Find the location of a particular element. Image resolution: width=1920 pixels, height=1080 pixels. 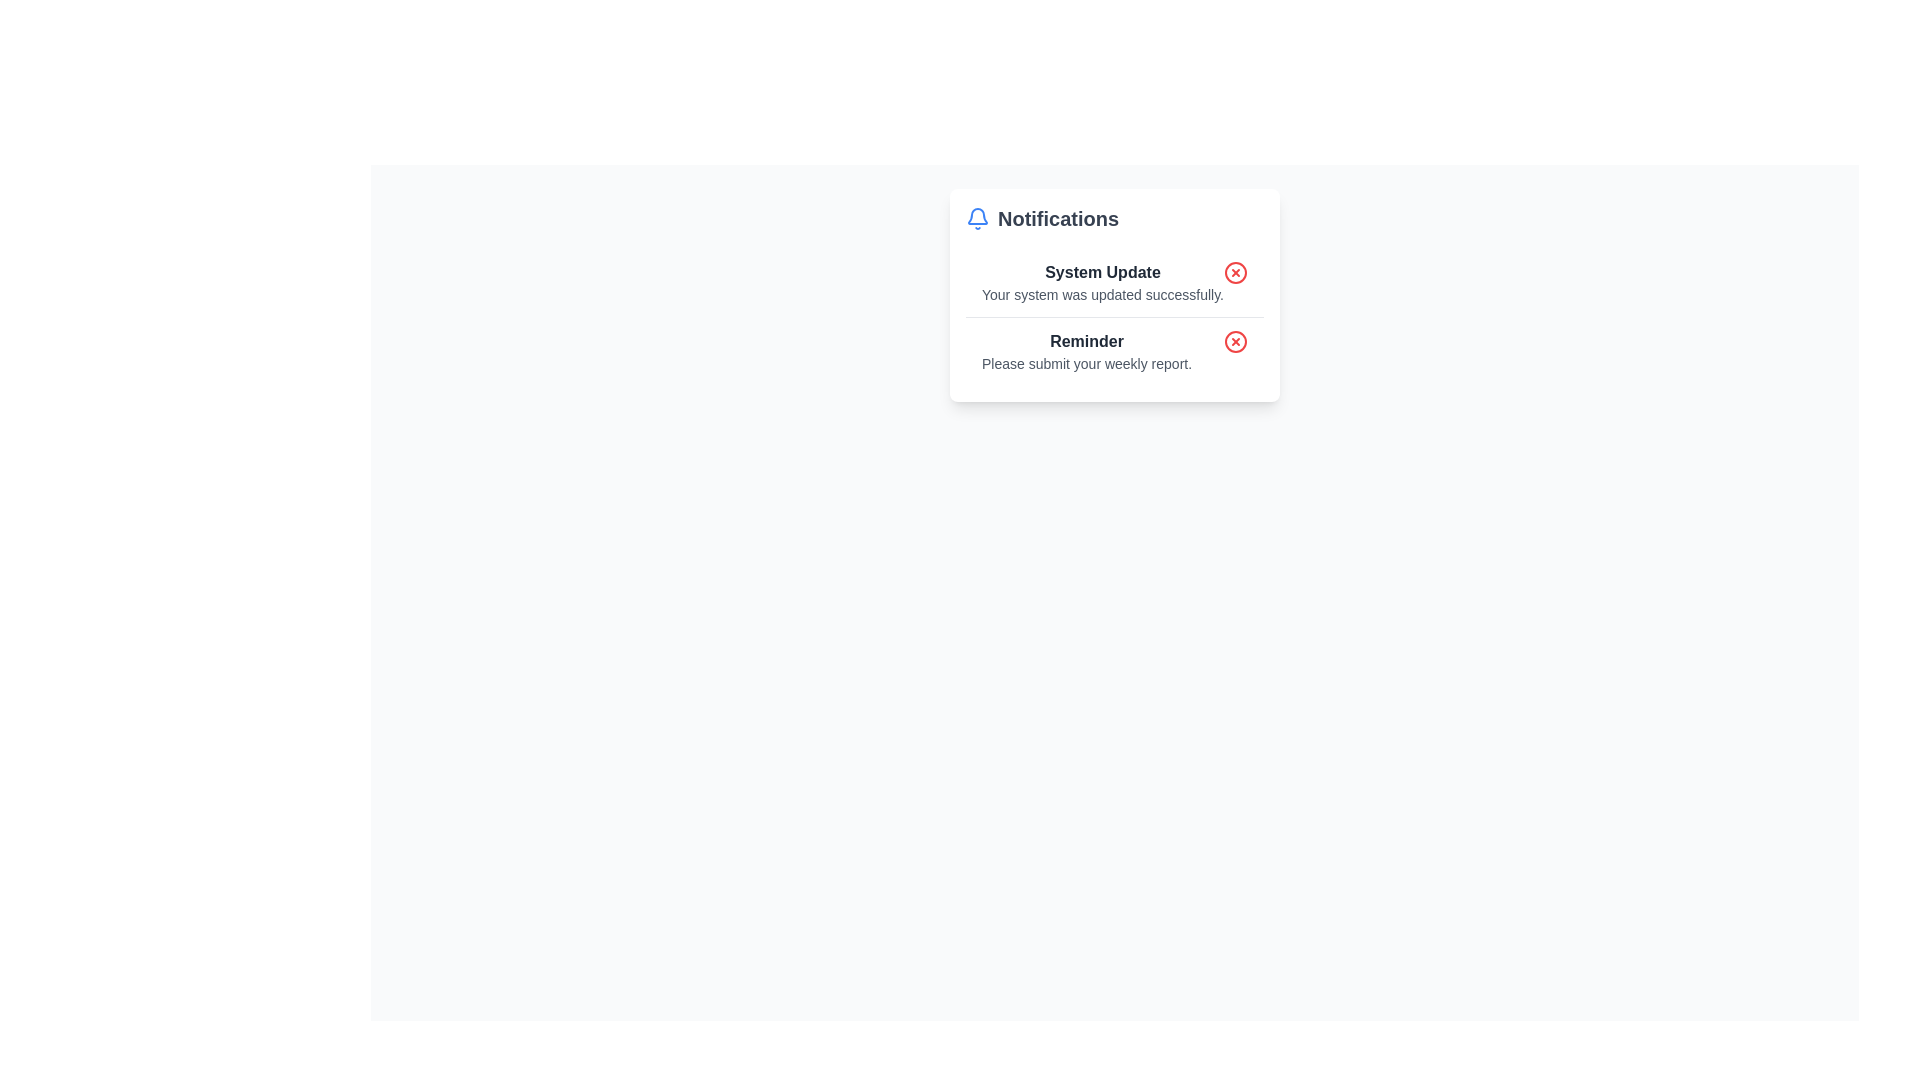

the prominent bold text 'Reminder' that is dark gray and located below the notification title 'System Update' in the second notification of the 'Notifications' section is located at coordinates (1086, 341).